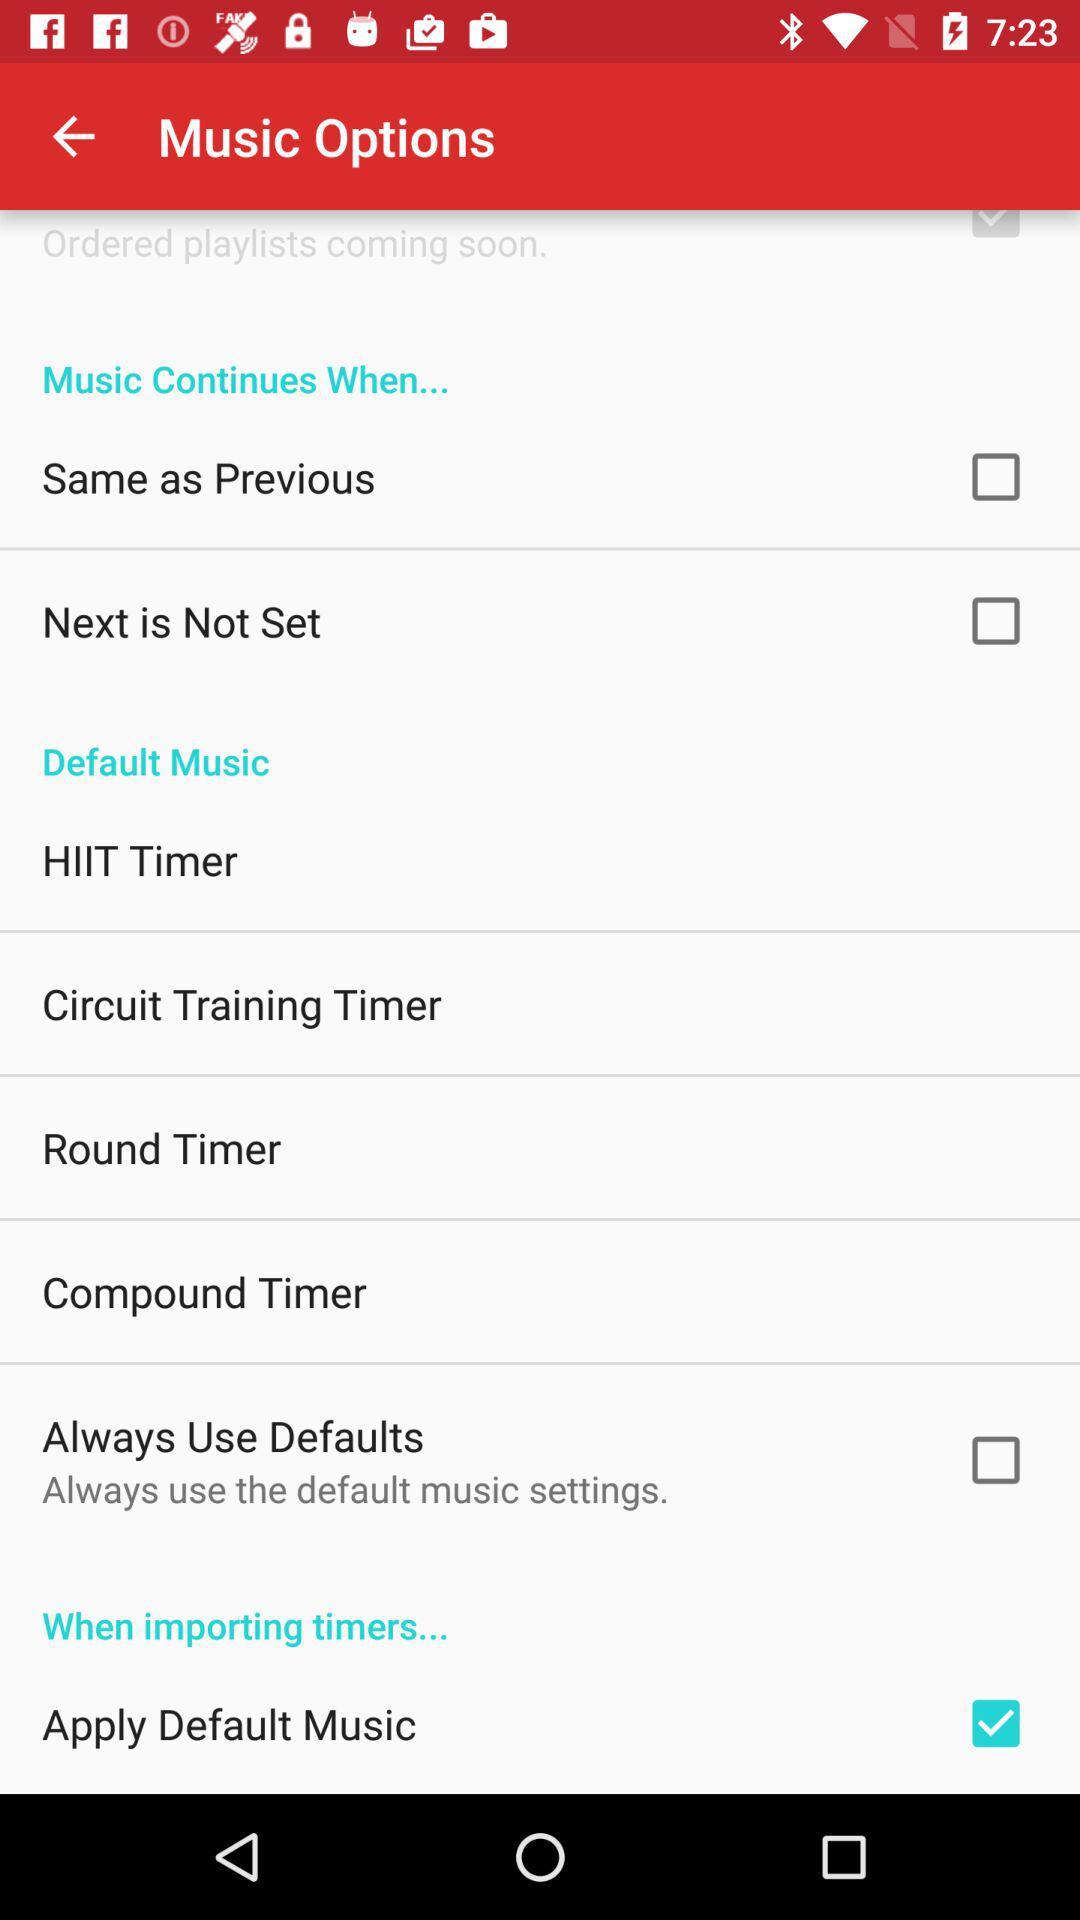 The width and height of the screenshot is (1080, 1920). What do you see at coordinates (181, 619) in the screenshot?
I see `the next is not` at bounding box center [181, 619].